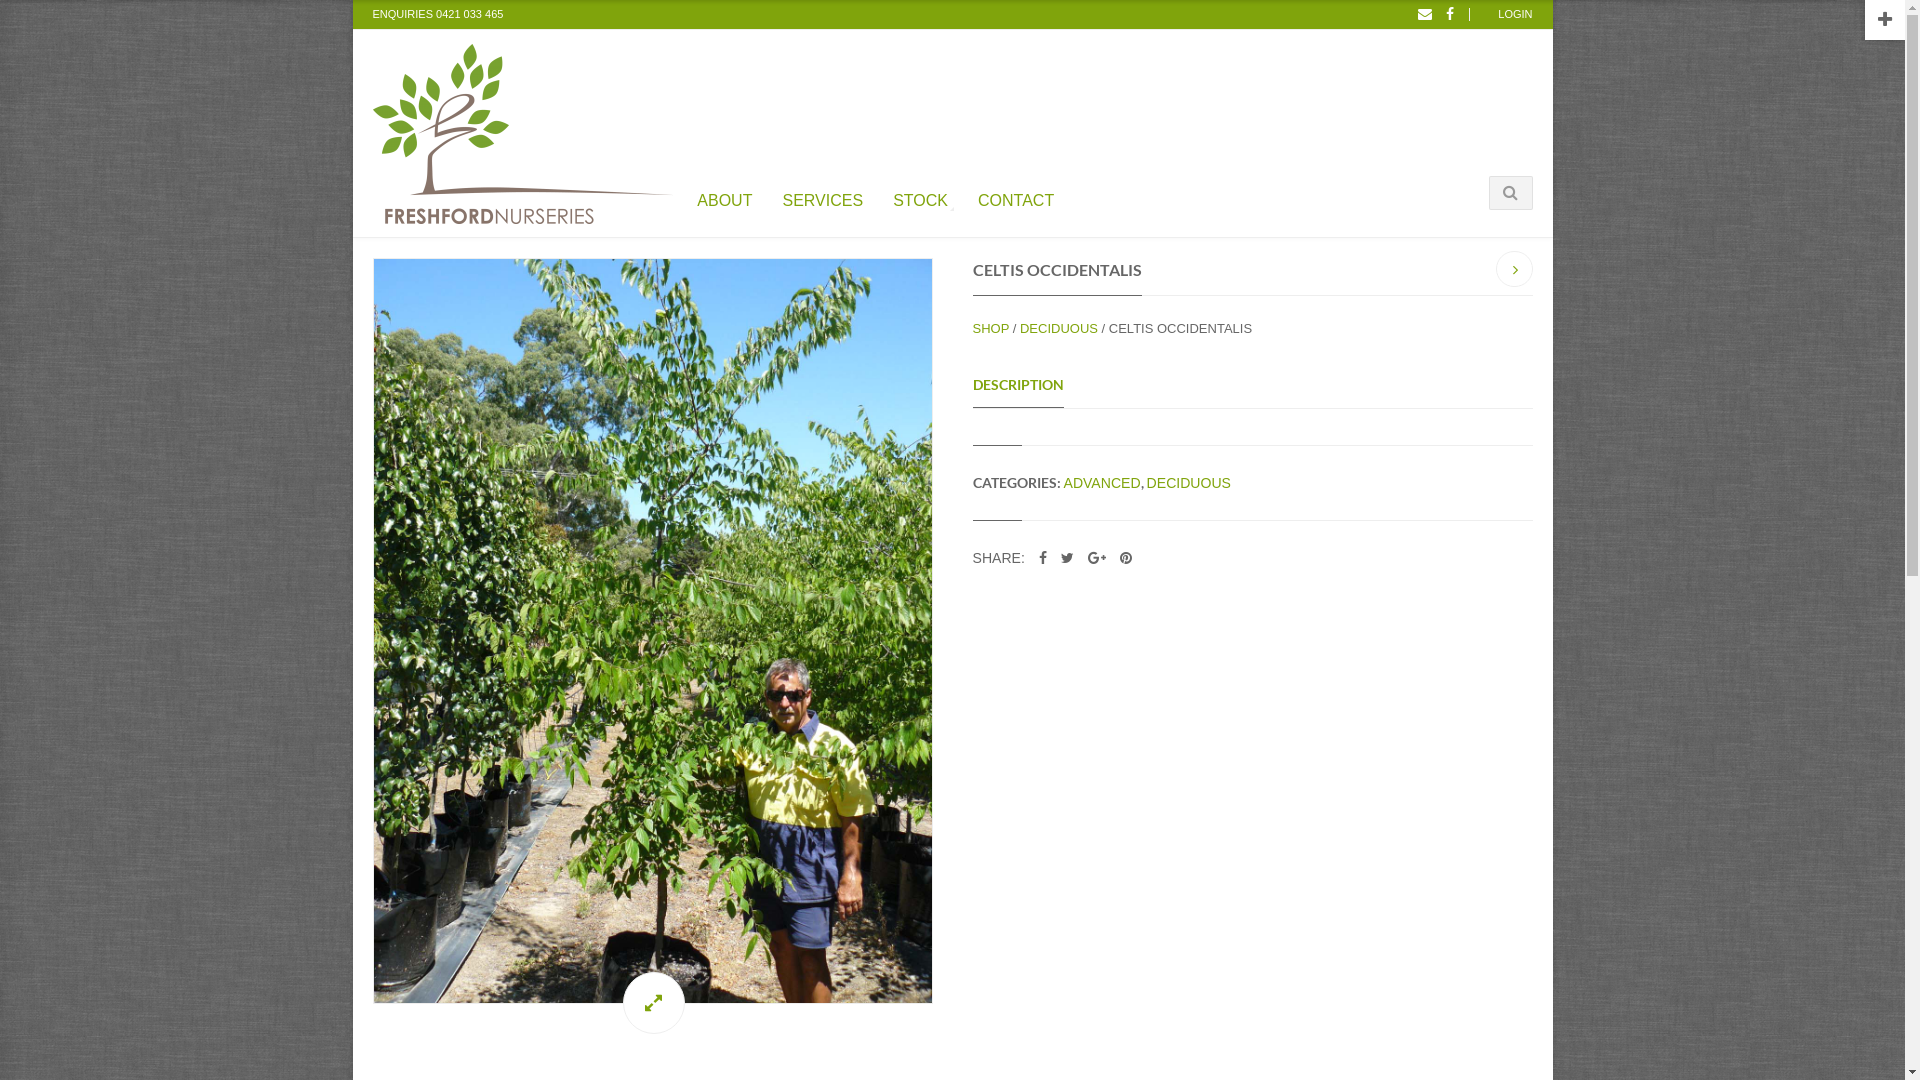 The width and height of the screenshot is (1920, 1080). I want to click on 'SERVICES', so click(776, 196).